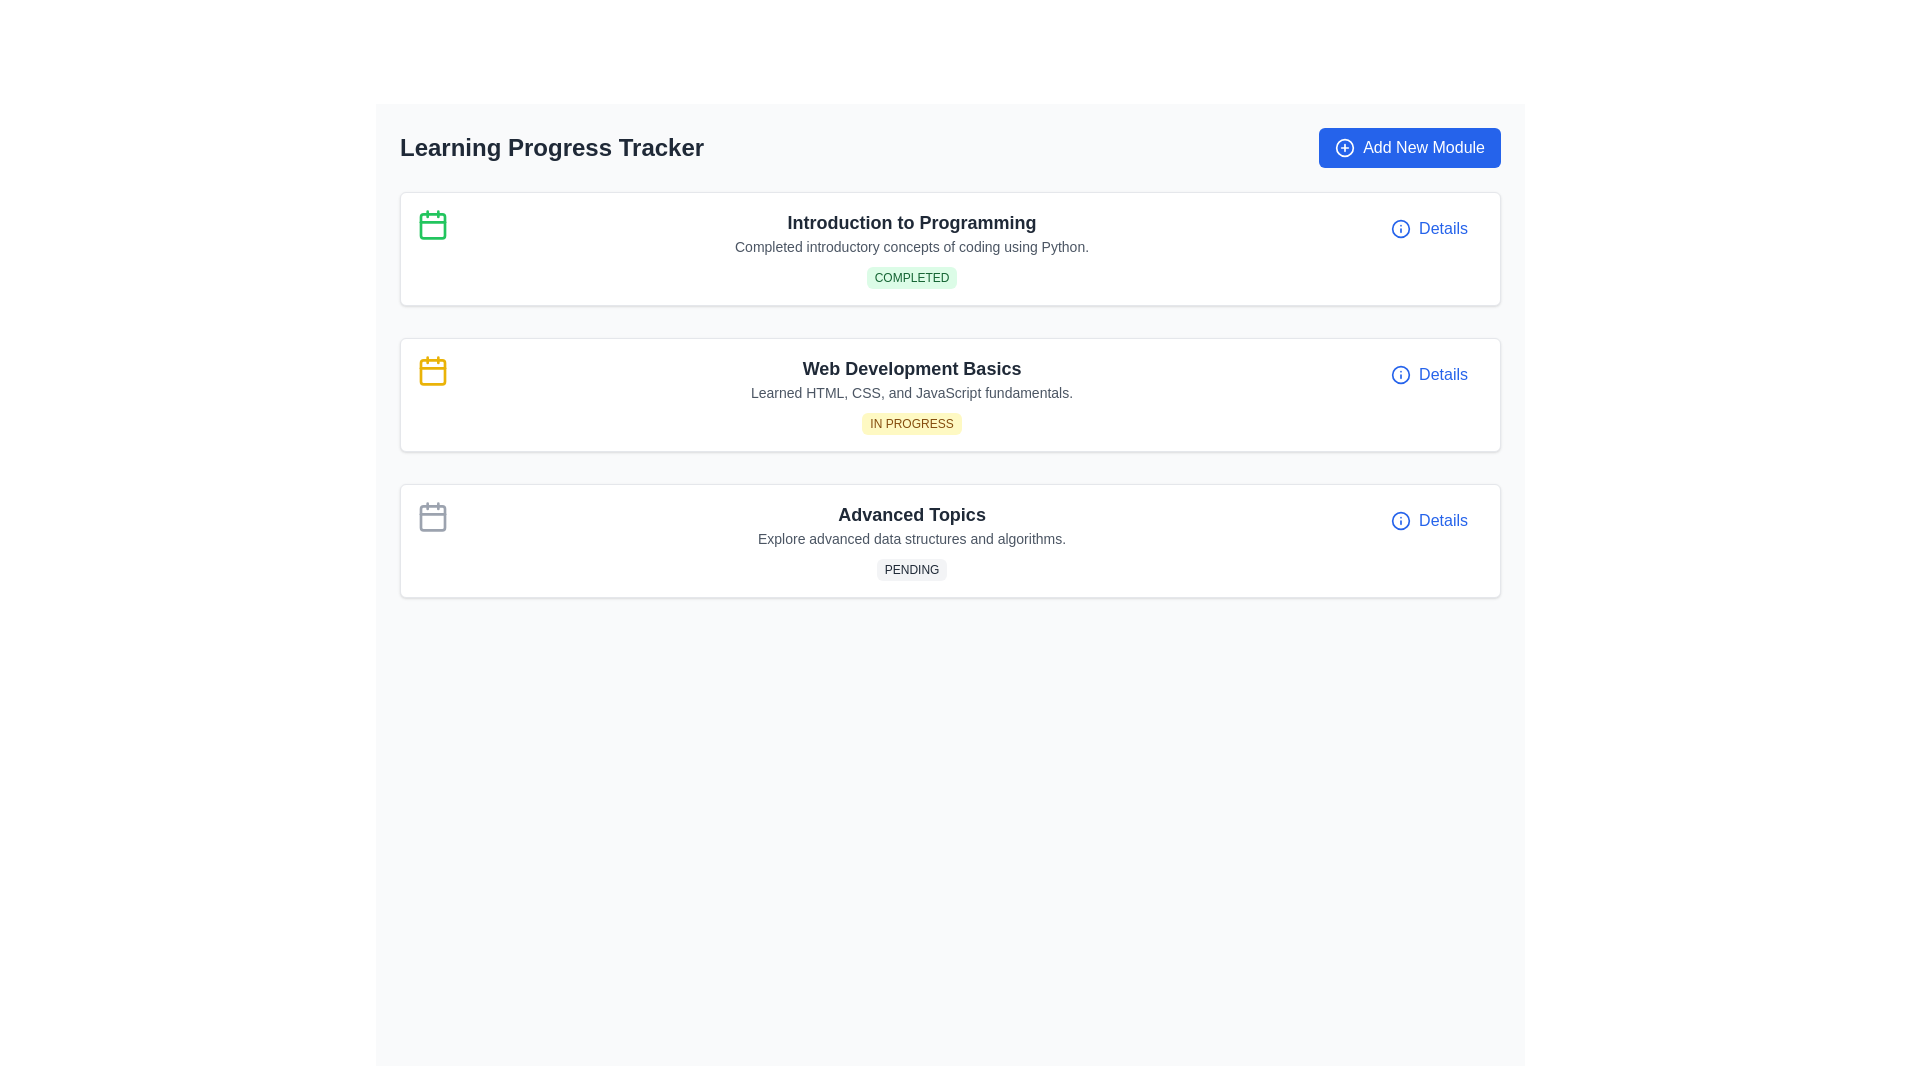 This screenshot has height=1080, width=1920. Describe the element at coordinates (1400, 374) in the screenshot. I see `the circular blue information icon with an 'i' in the center, located to the right of the 'Advanced Topics' section and adjacent to the 'Details' label` at that location.